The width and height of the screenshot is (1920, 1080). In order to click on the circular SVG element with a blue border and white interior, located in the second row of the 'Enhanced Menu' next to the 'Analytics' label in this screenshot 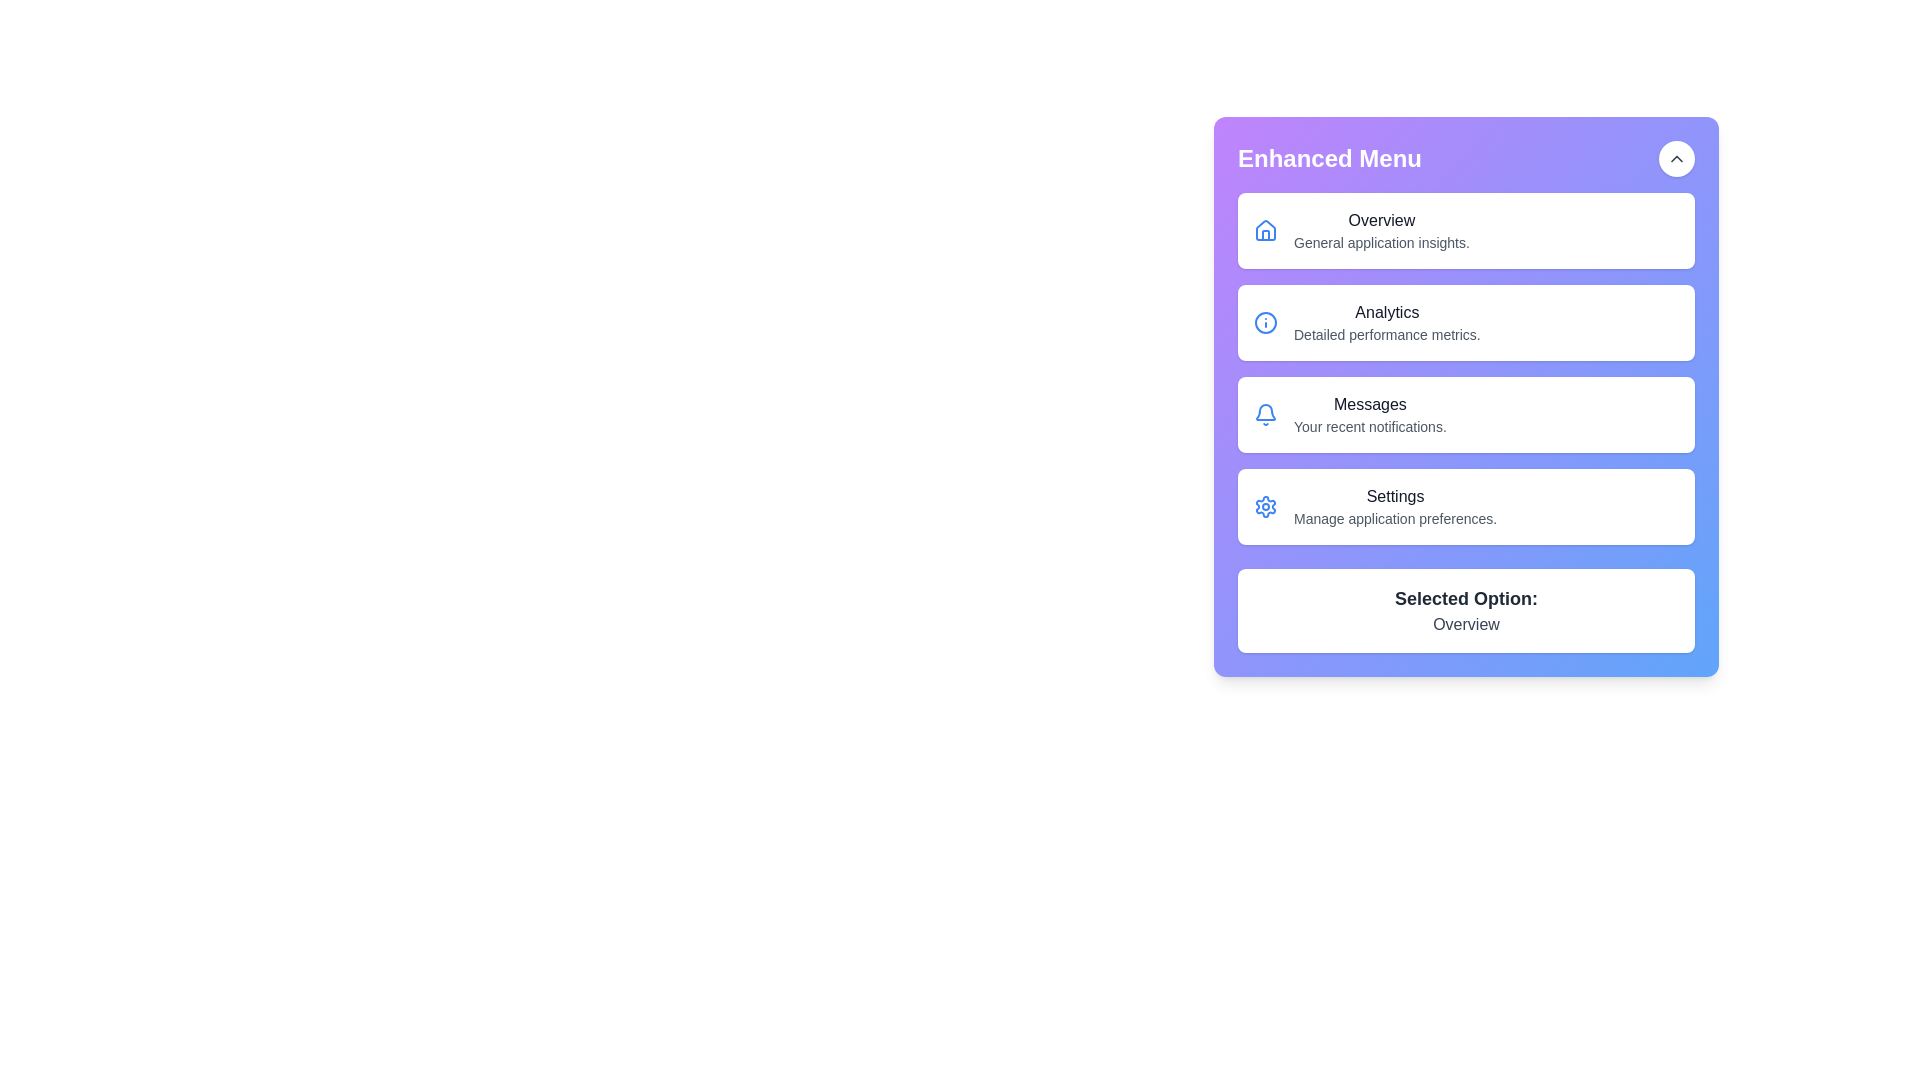, I will do `click(1265, 322)`.